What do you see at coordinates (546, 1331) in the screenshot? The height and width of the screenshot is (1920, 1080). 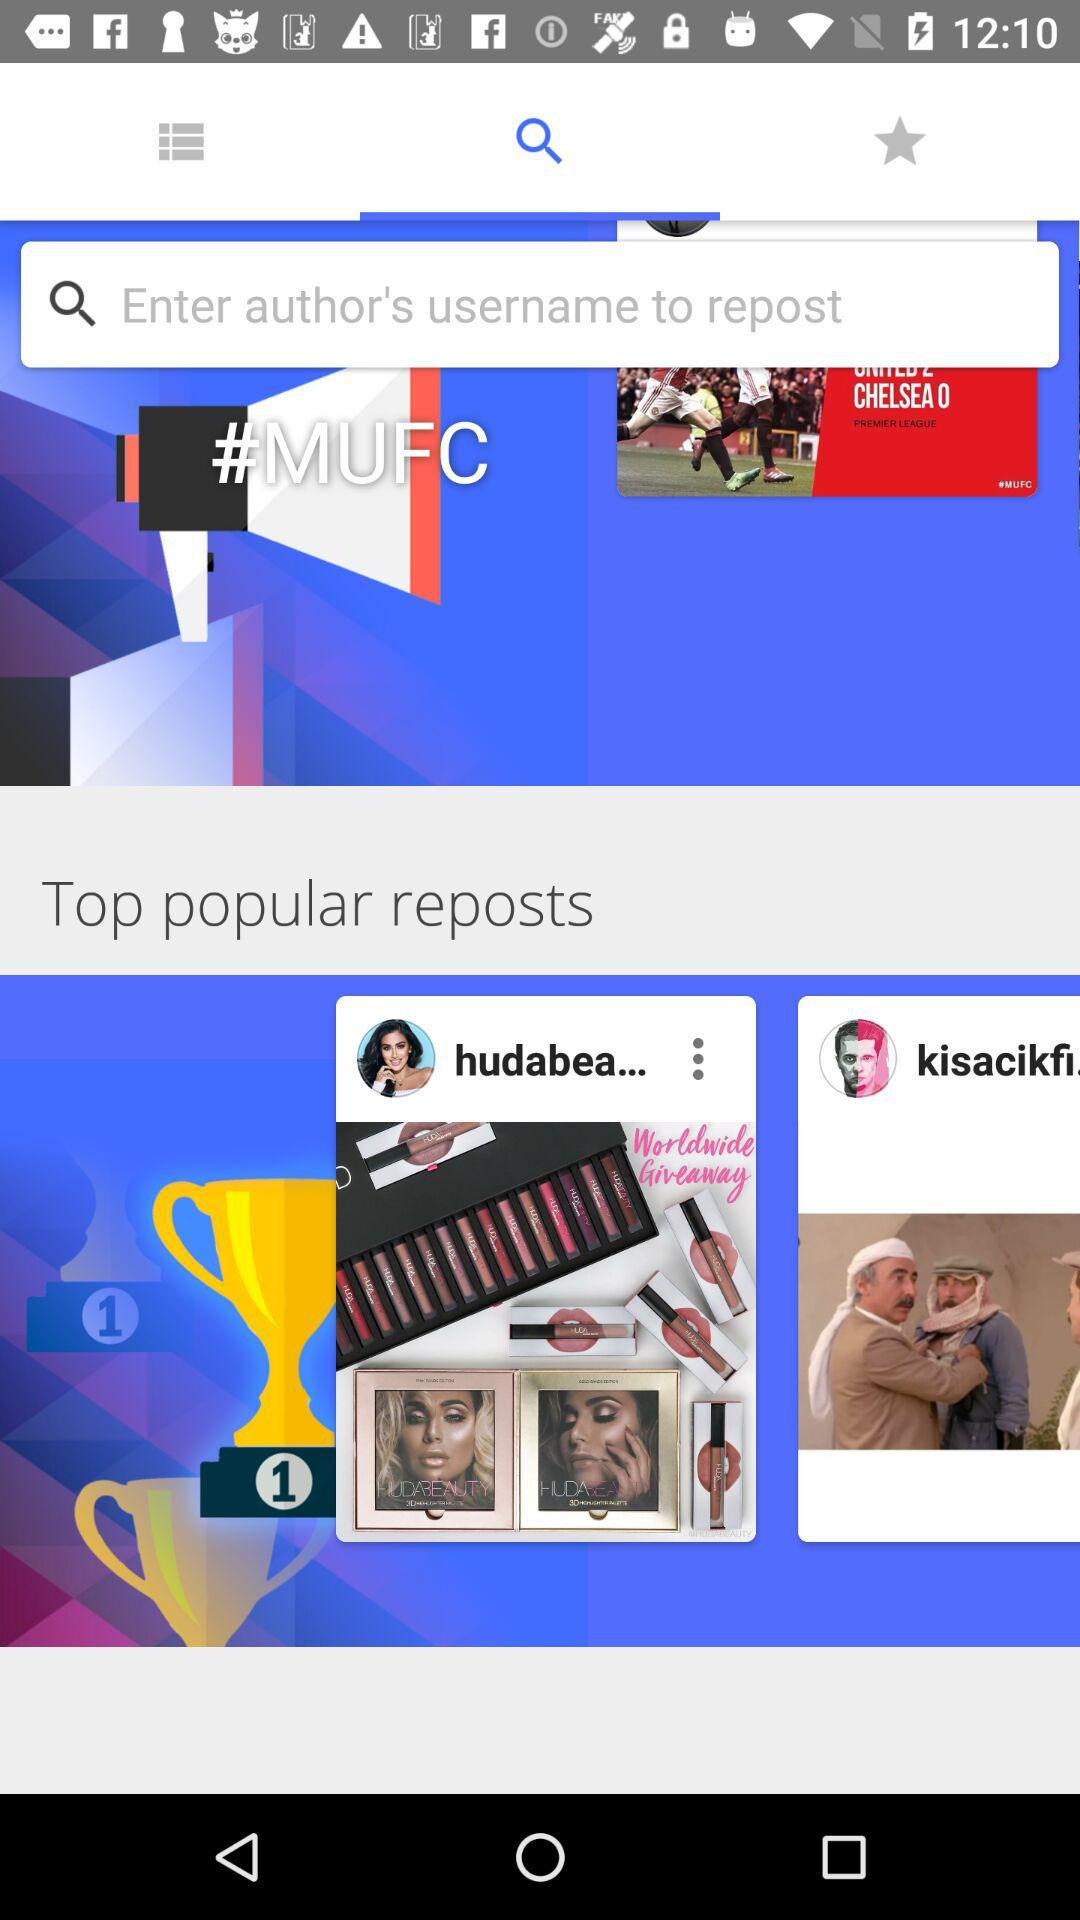 I see `post` at bounding box center [546, 1331].